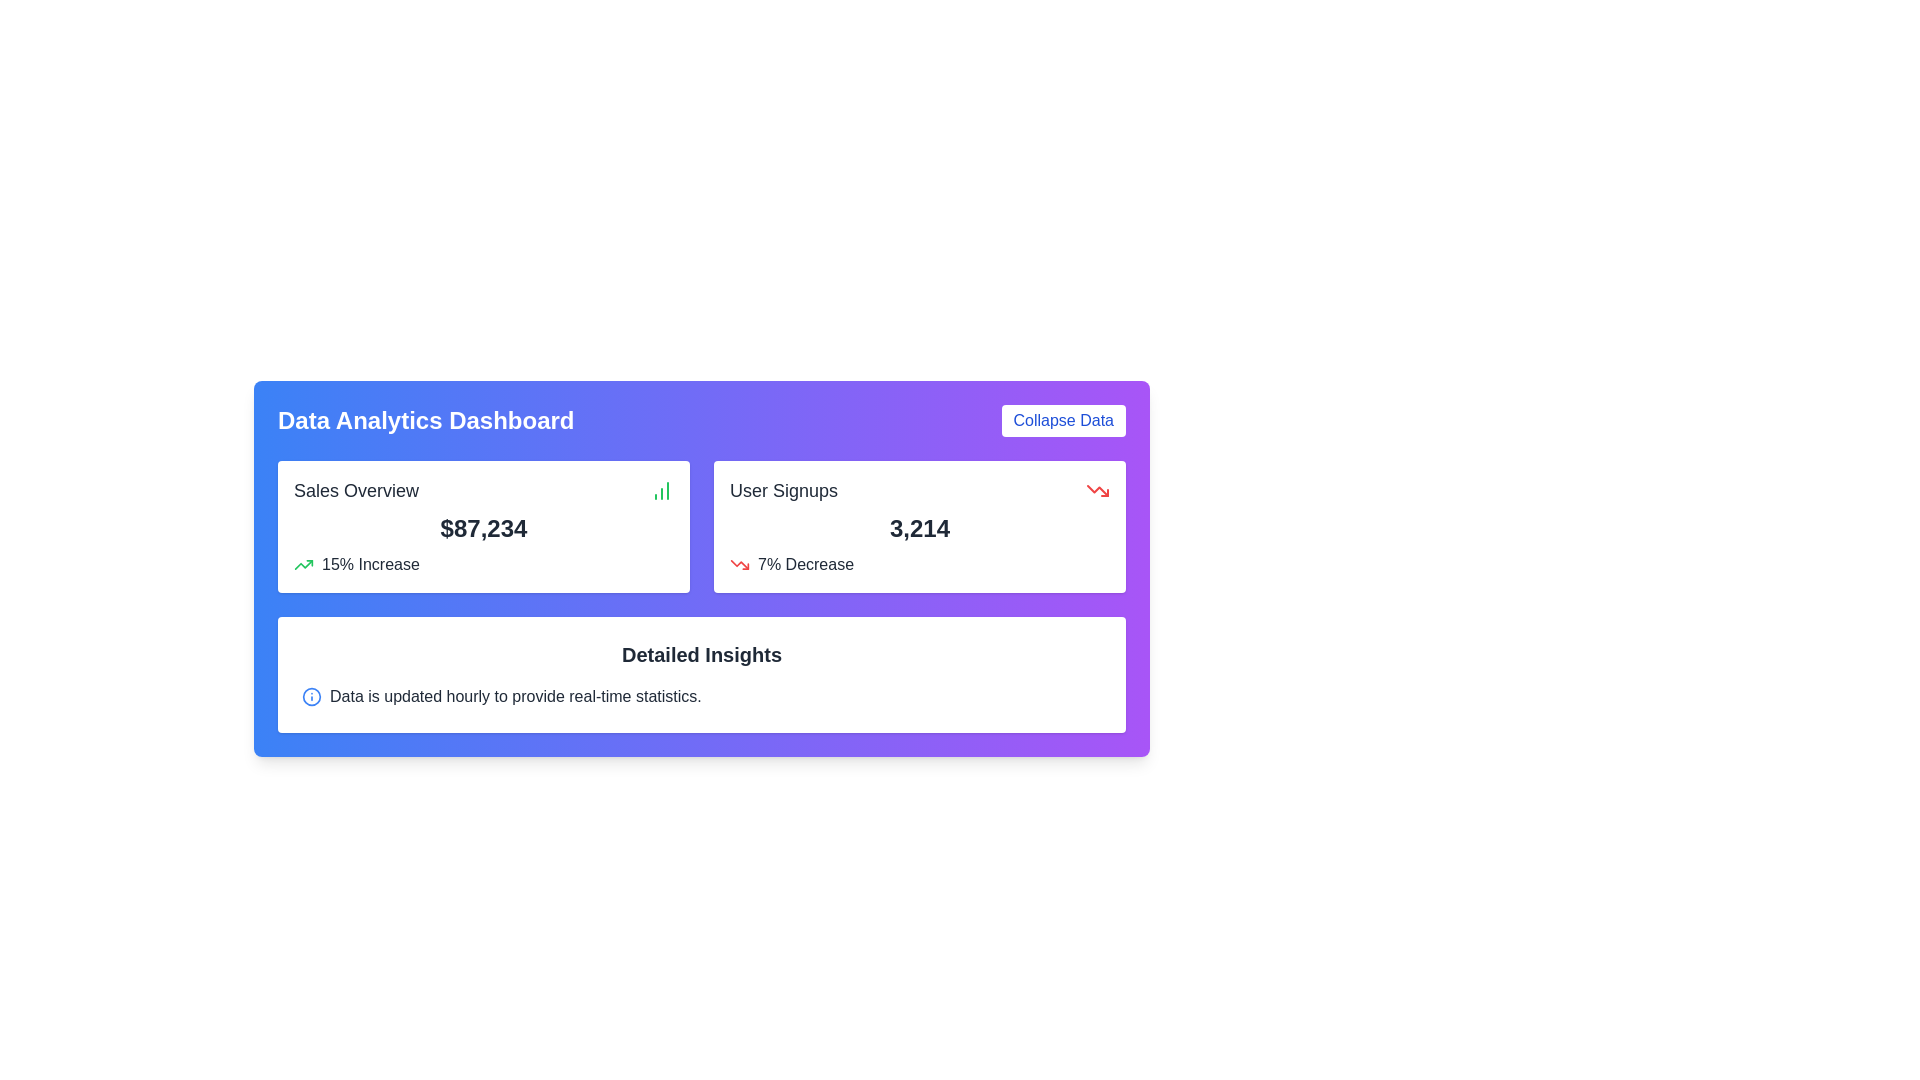  Describe the element at coordinates (1097, 490) in the screenshot. I see `the iconic shape within the SVG illustration that indicates a 7% decrease in user signups, located beneath the 'User Signups' heading` at that location.